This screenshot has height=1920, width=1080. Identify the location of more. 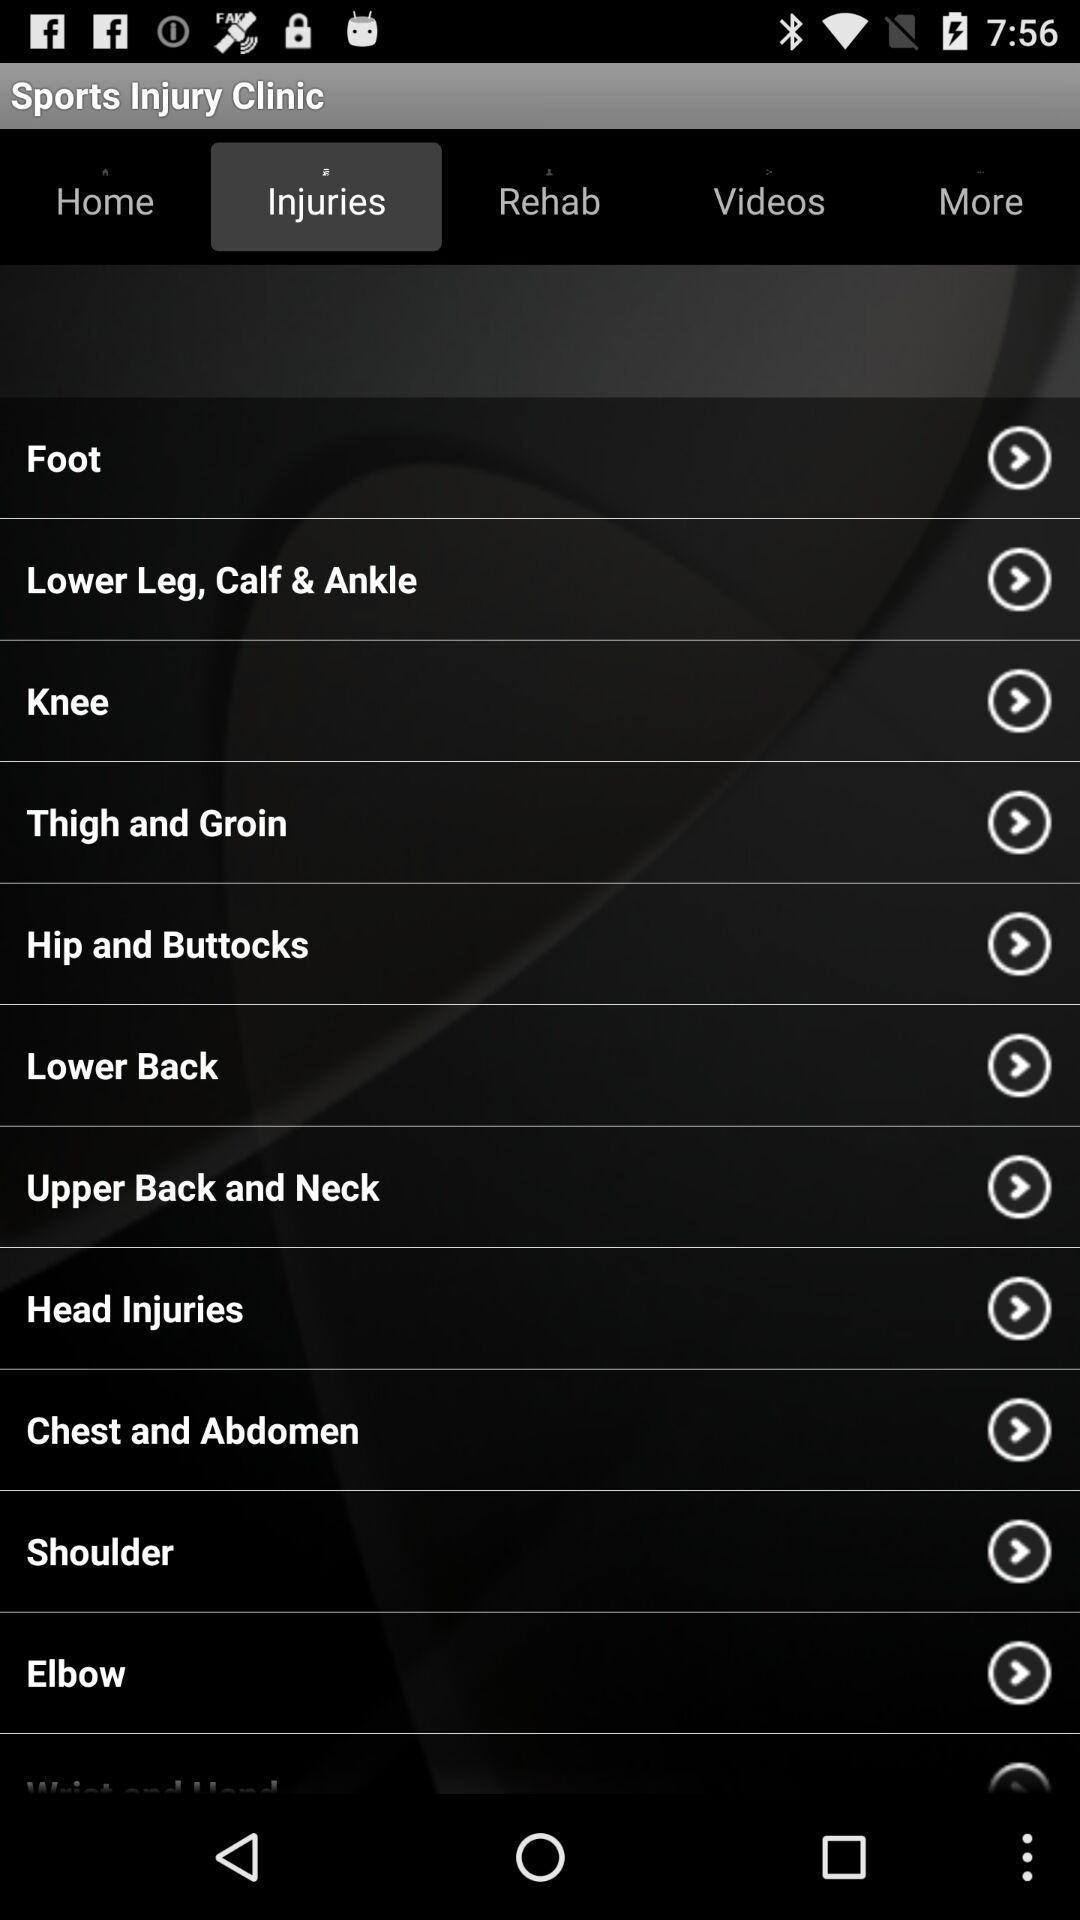
(979, 196).